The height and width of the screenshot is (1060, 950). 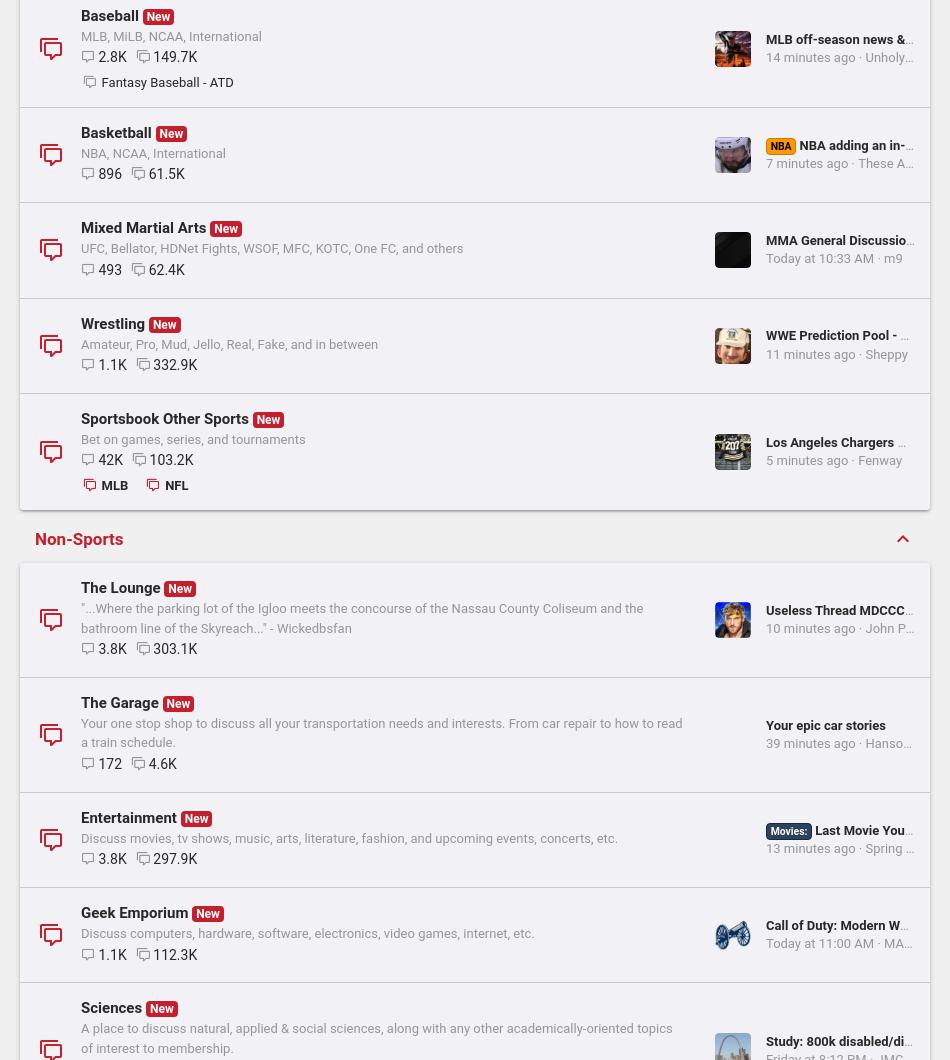 What do you see at coordinates (534, 203) in the screenshot?
I see `'Danish Prospects'` at bounding box center [534, 203].